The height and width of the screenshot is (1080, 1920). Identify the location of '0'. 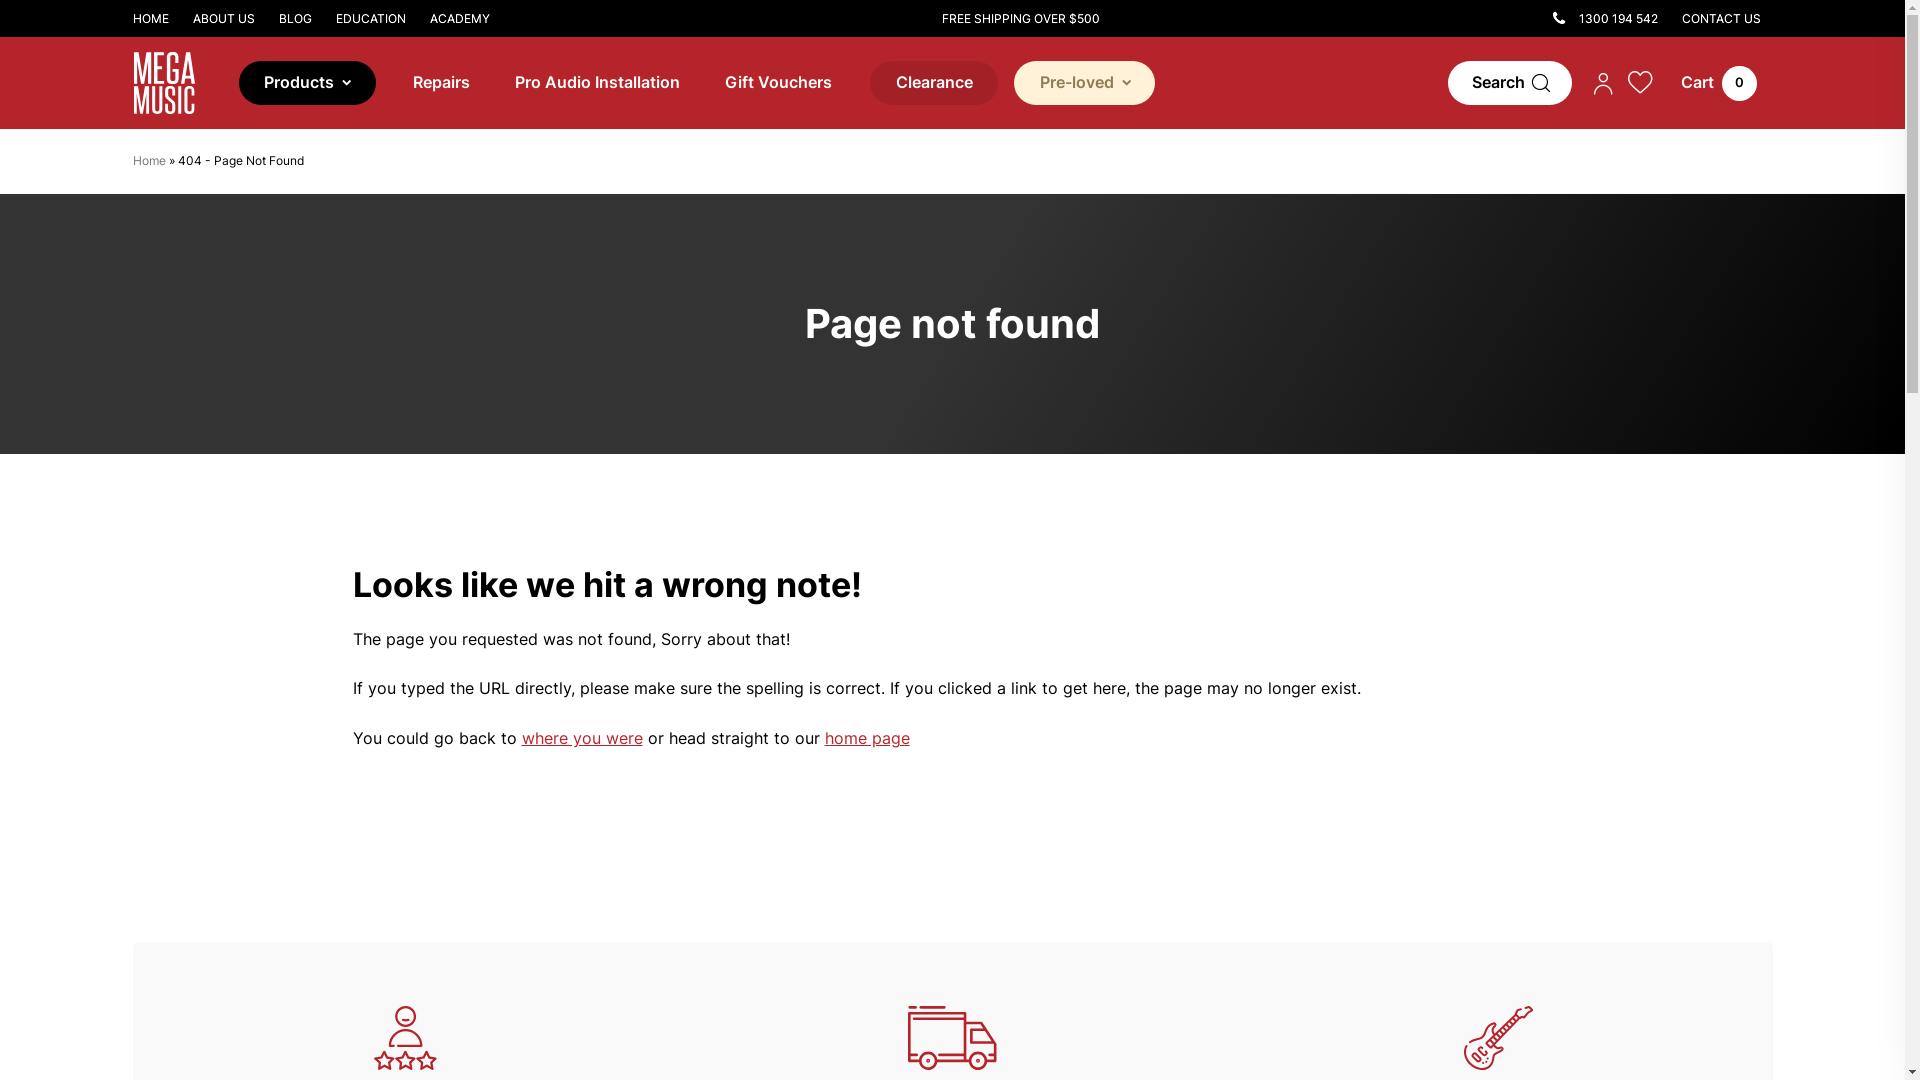
(1717, 82).